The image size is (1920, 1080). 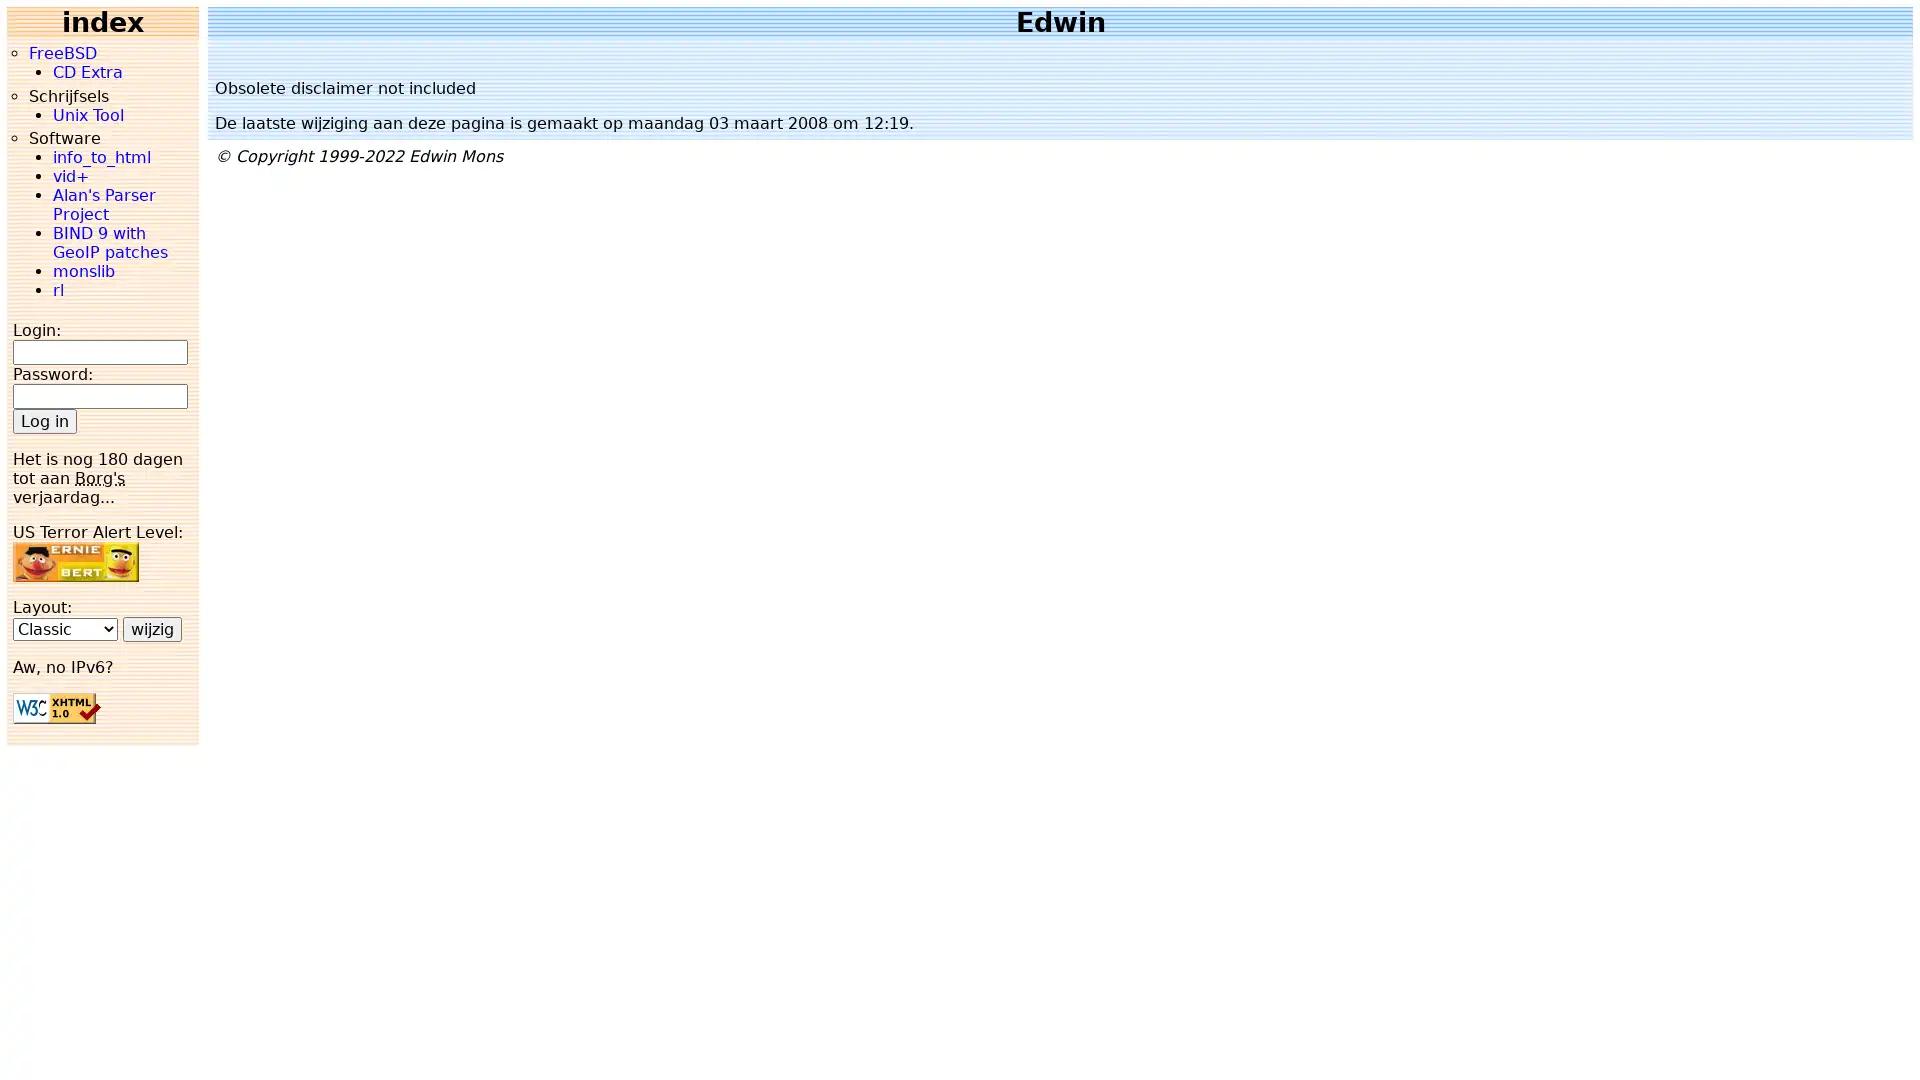 What do you see at coordinates (151, 627) in the screenshot?
I see `wijzig` at bounding box center [151, 627].